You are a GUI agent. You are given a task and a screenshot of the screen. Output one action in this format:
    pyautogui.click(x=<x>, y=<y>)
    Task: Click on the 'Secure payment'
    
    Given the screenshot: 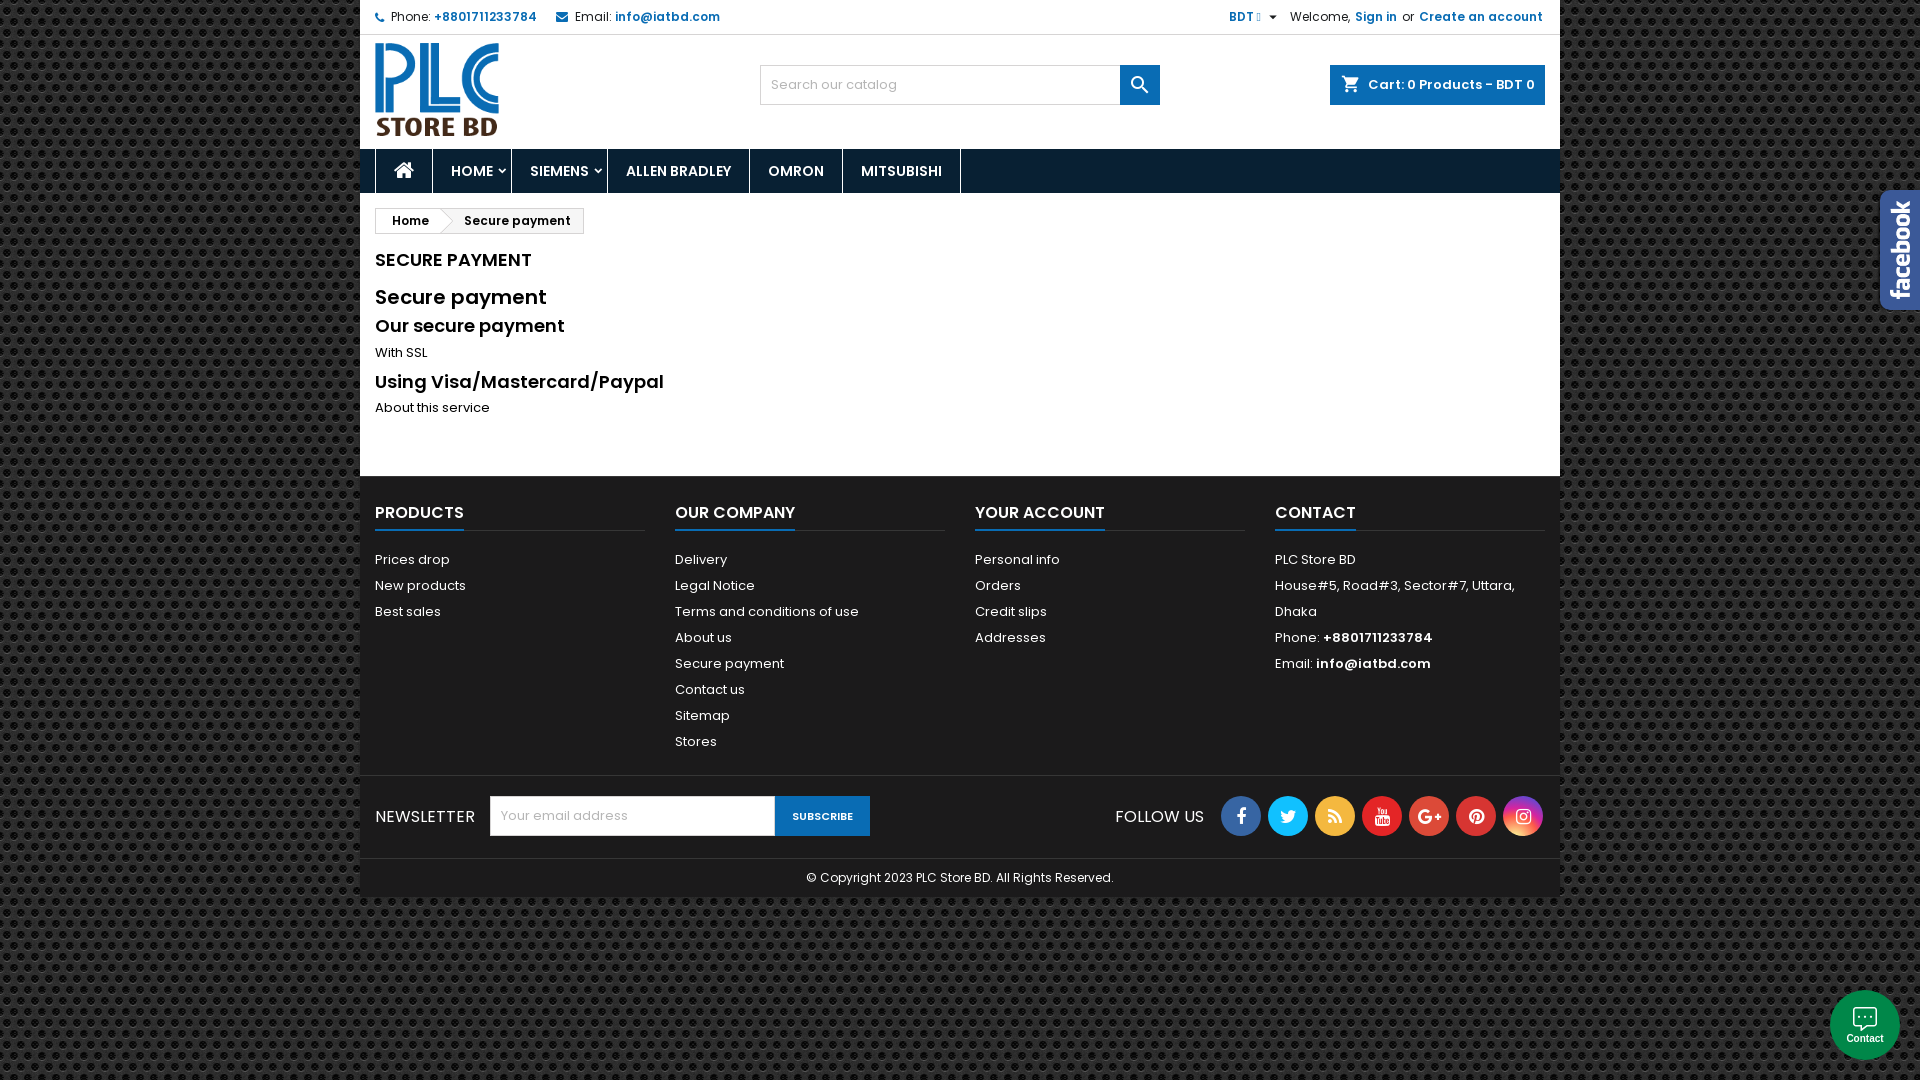 What is the action you would take?
    pyautogui.click(x=728, y=663)
    